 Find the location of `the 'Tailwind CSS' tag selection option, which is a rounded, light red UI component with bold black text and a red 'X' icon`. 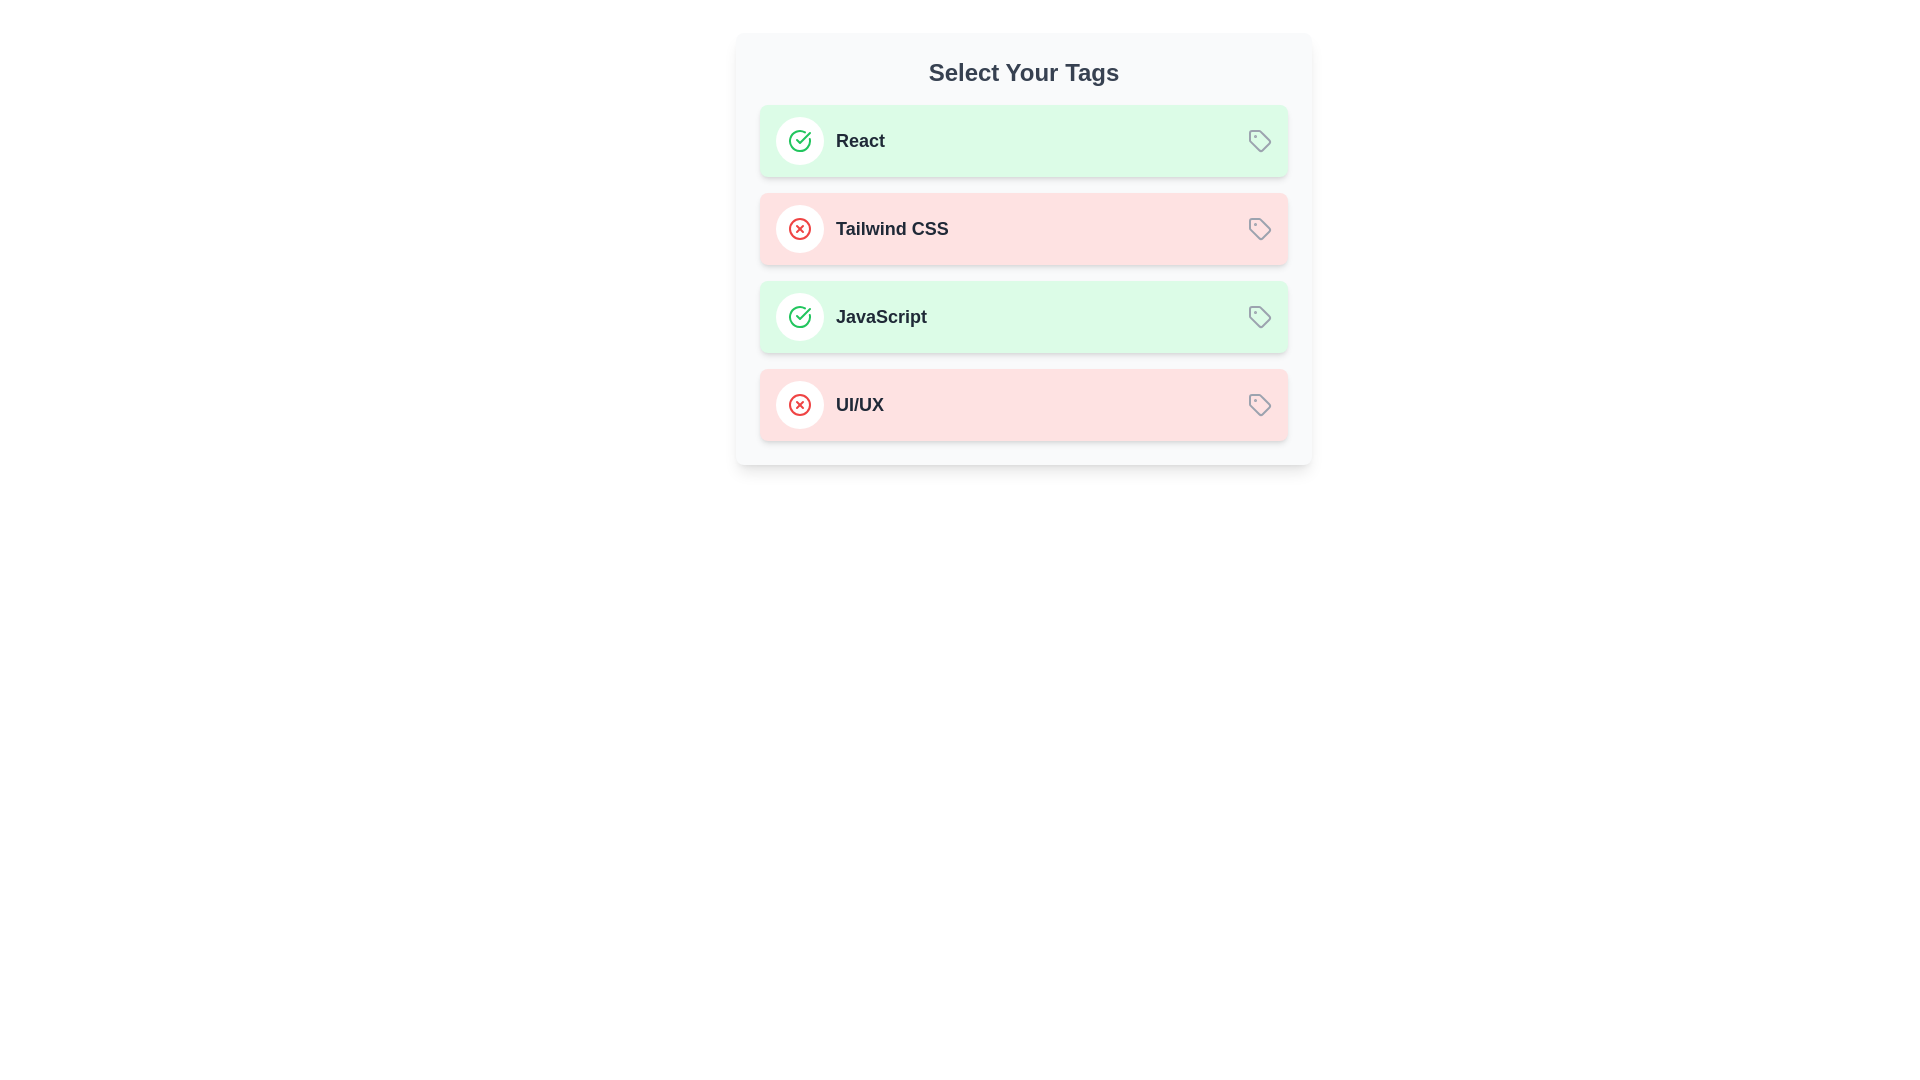

the 'Tailwind CSS' tag selection option, which is a rounded, light red UI component with bold black text and a red 'X' icon is located at coordinates (1023, 227).